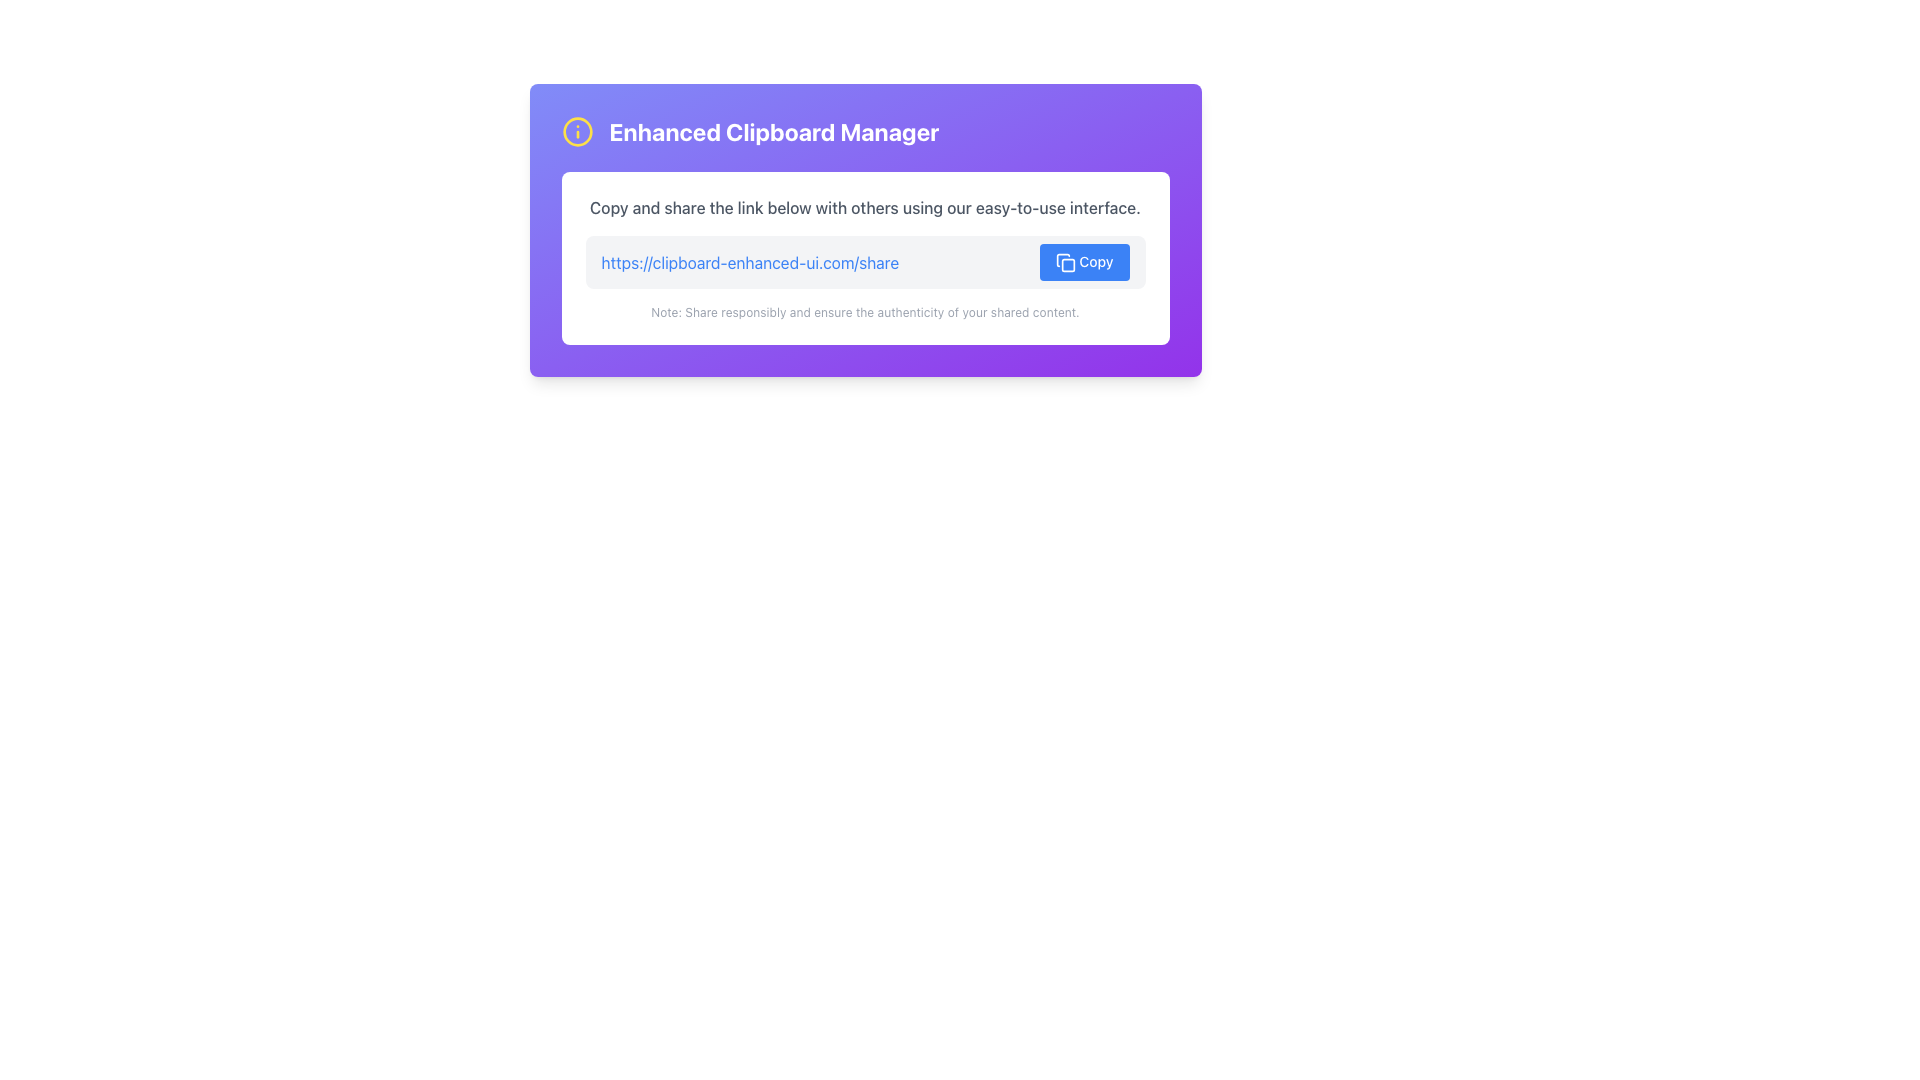 The height and width of the screenshot is (1080, 1920). Describe the element at coordinates (576, 131) in the screenshot. I see `the circular icon styled in yellow with an outlined circle and a vertical line inside, positioned before the text 'Enhanced Clipboard Manager'` at that location.